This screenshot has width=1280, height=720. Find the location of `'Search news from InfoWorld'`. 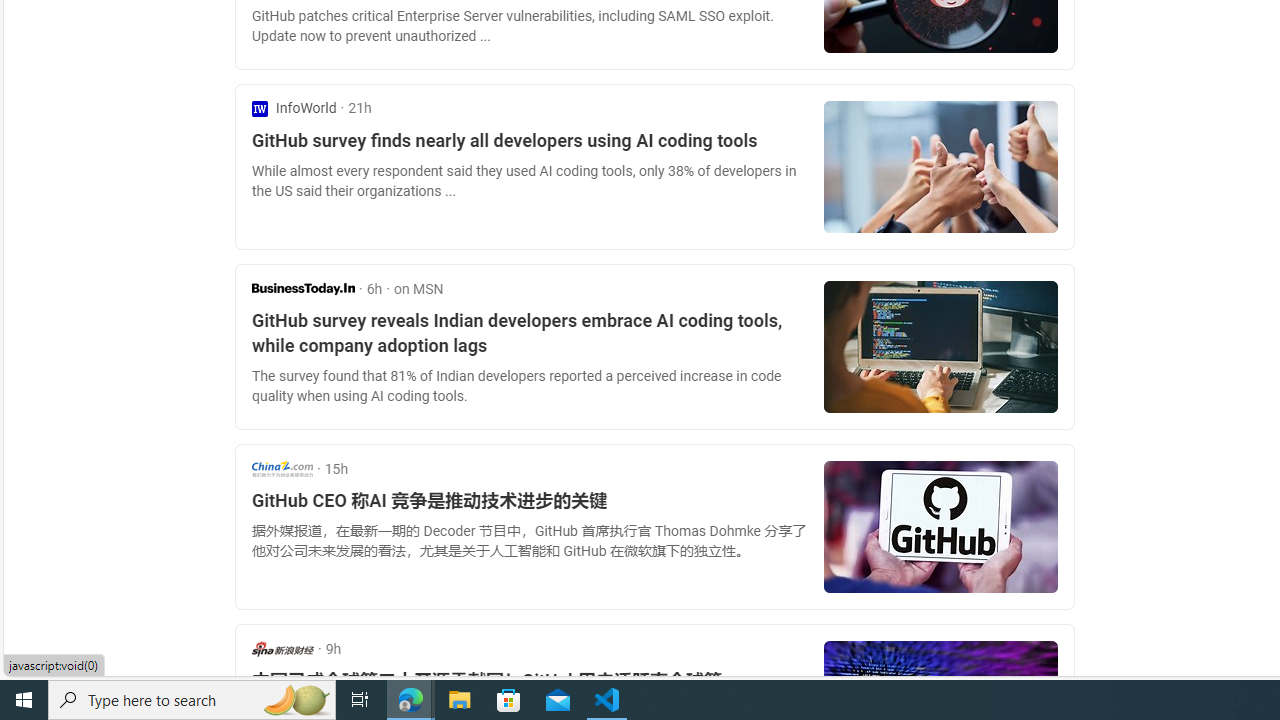

'Search news from InfoWorld' is located at coordinates (293, 108).